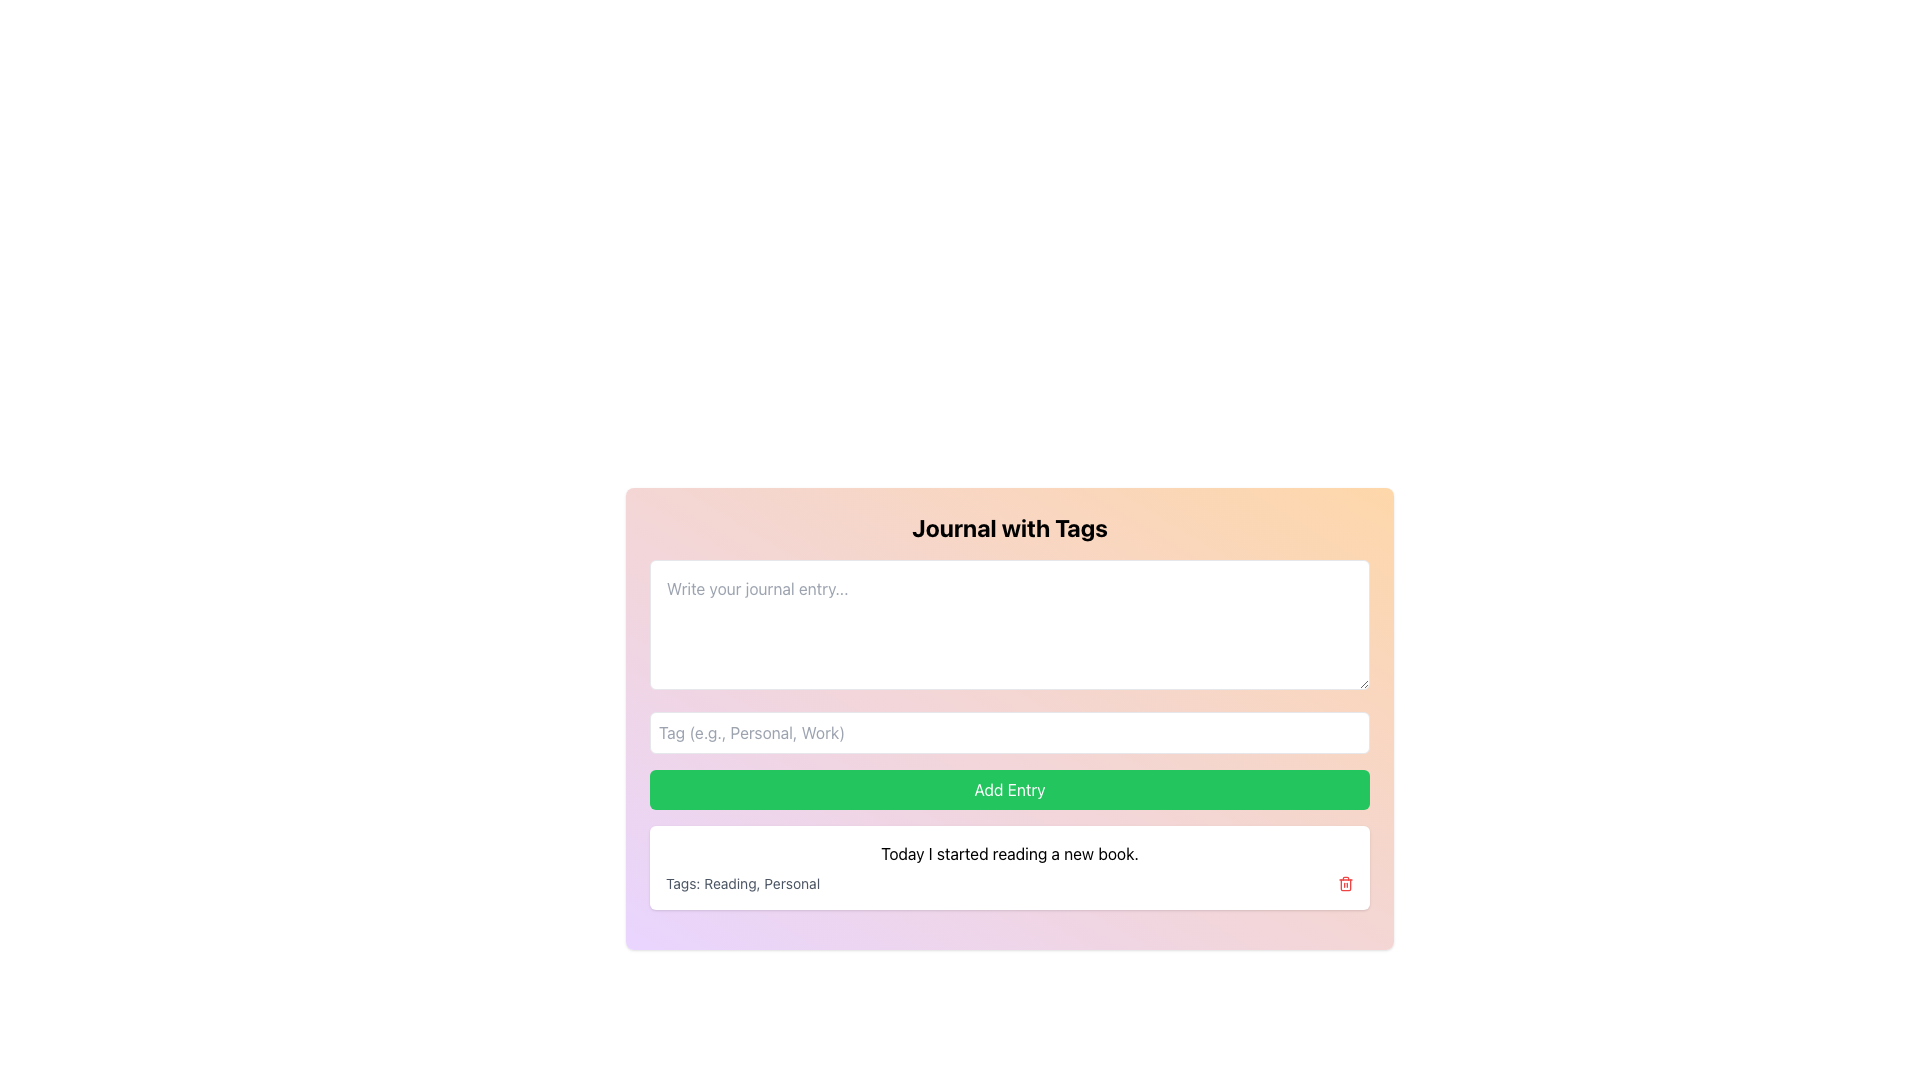  I want to click on the 'Add Entry' button with a green background and white text, so click(1009, 789).